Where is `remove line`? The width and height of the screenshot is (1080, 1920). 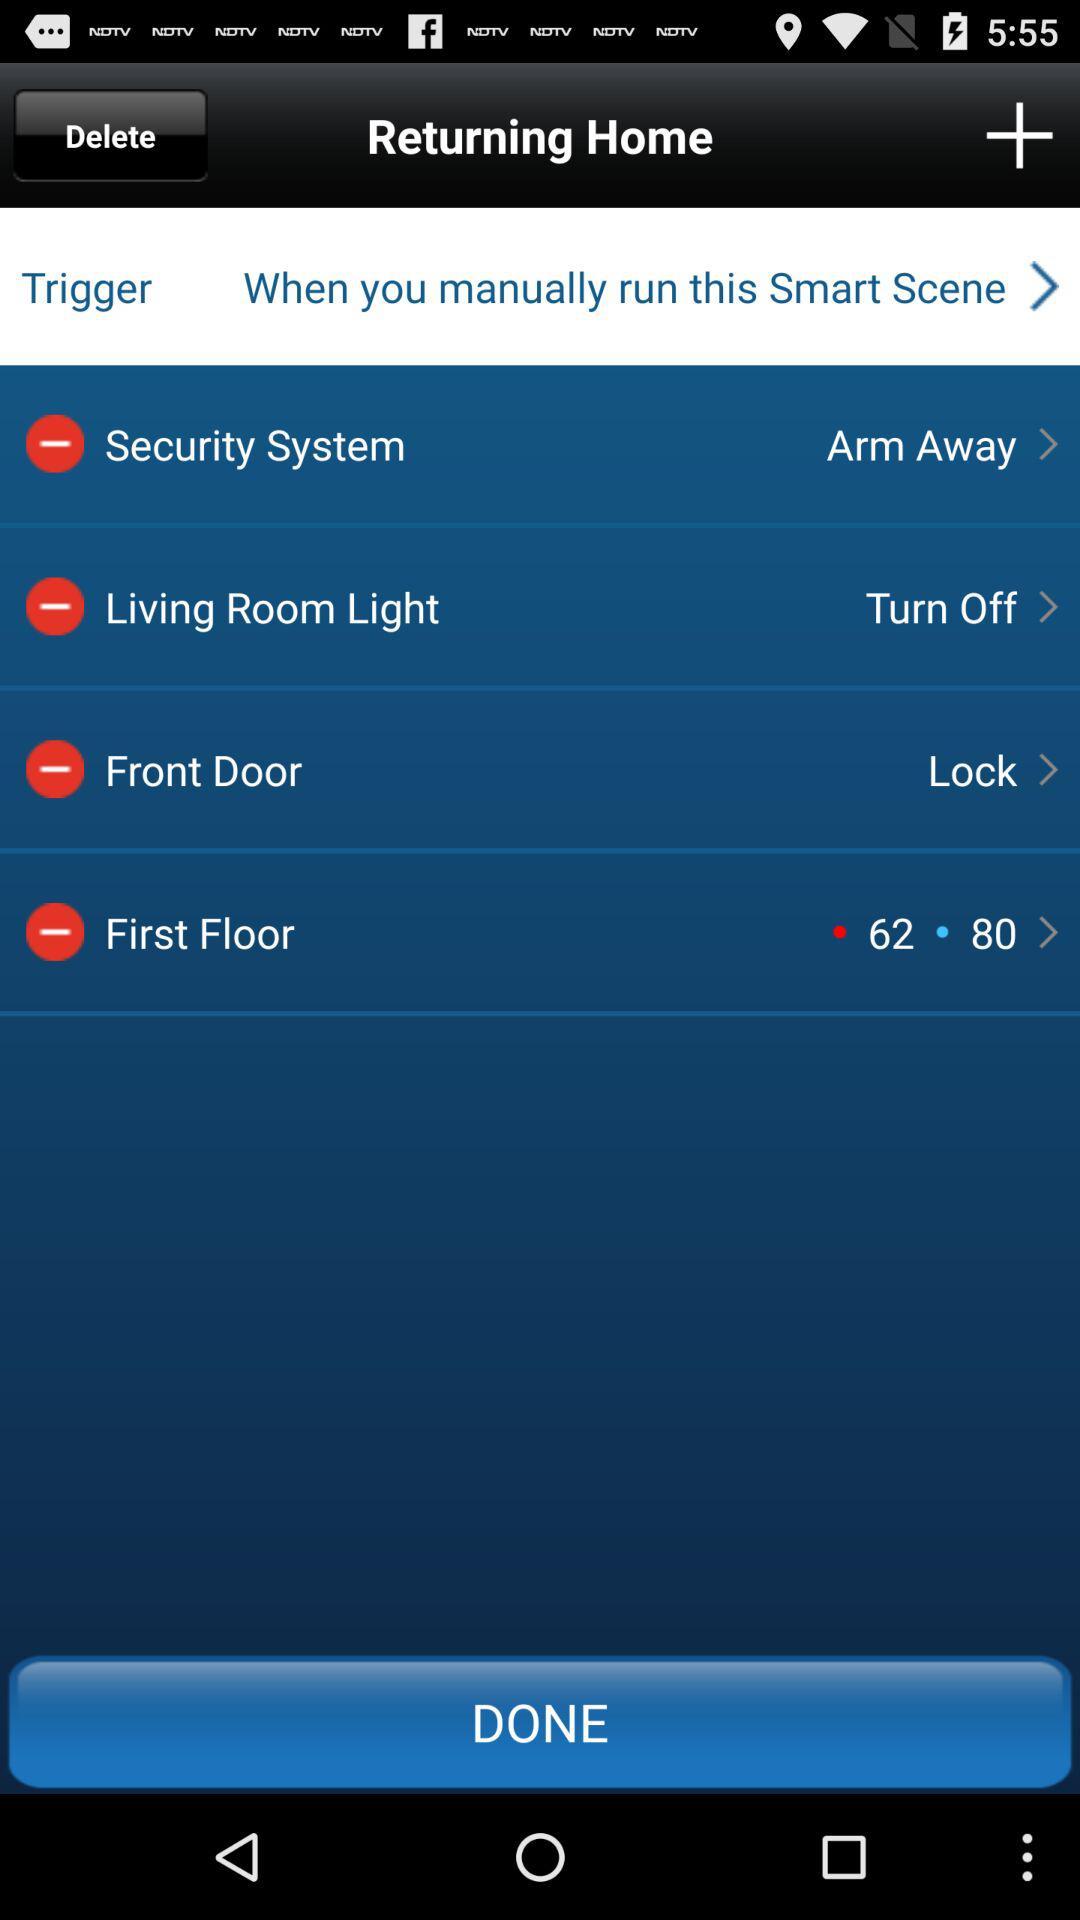 remove line is located at coordinates (54, 442).